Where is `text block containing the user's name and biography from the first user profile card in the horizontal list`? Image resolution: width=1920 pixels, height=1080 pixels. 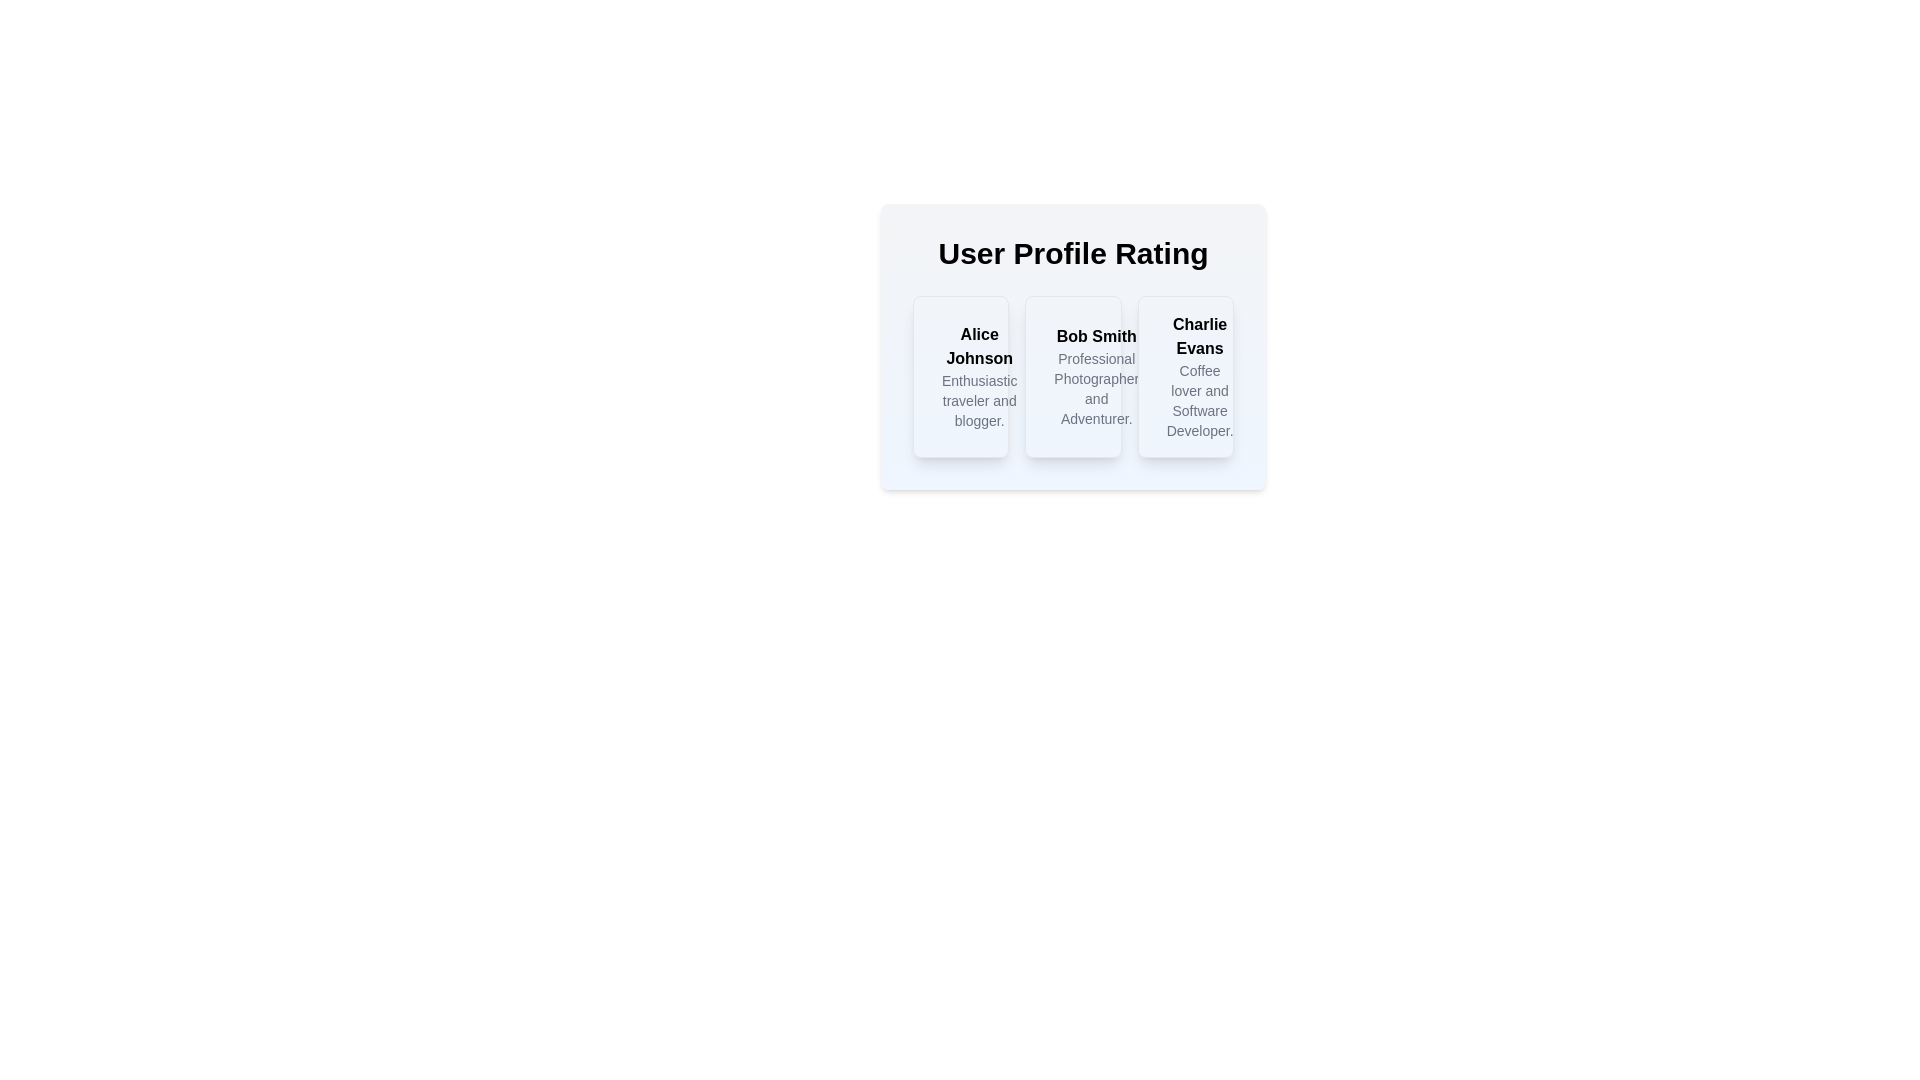 text block containing the user's name and biography from the first user profile card in the horizontal list is located at coordinates (961, 377).